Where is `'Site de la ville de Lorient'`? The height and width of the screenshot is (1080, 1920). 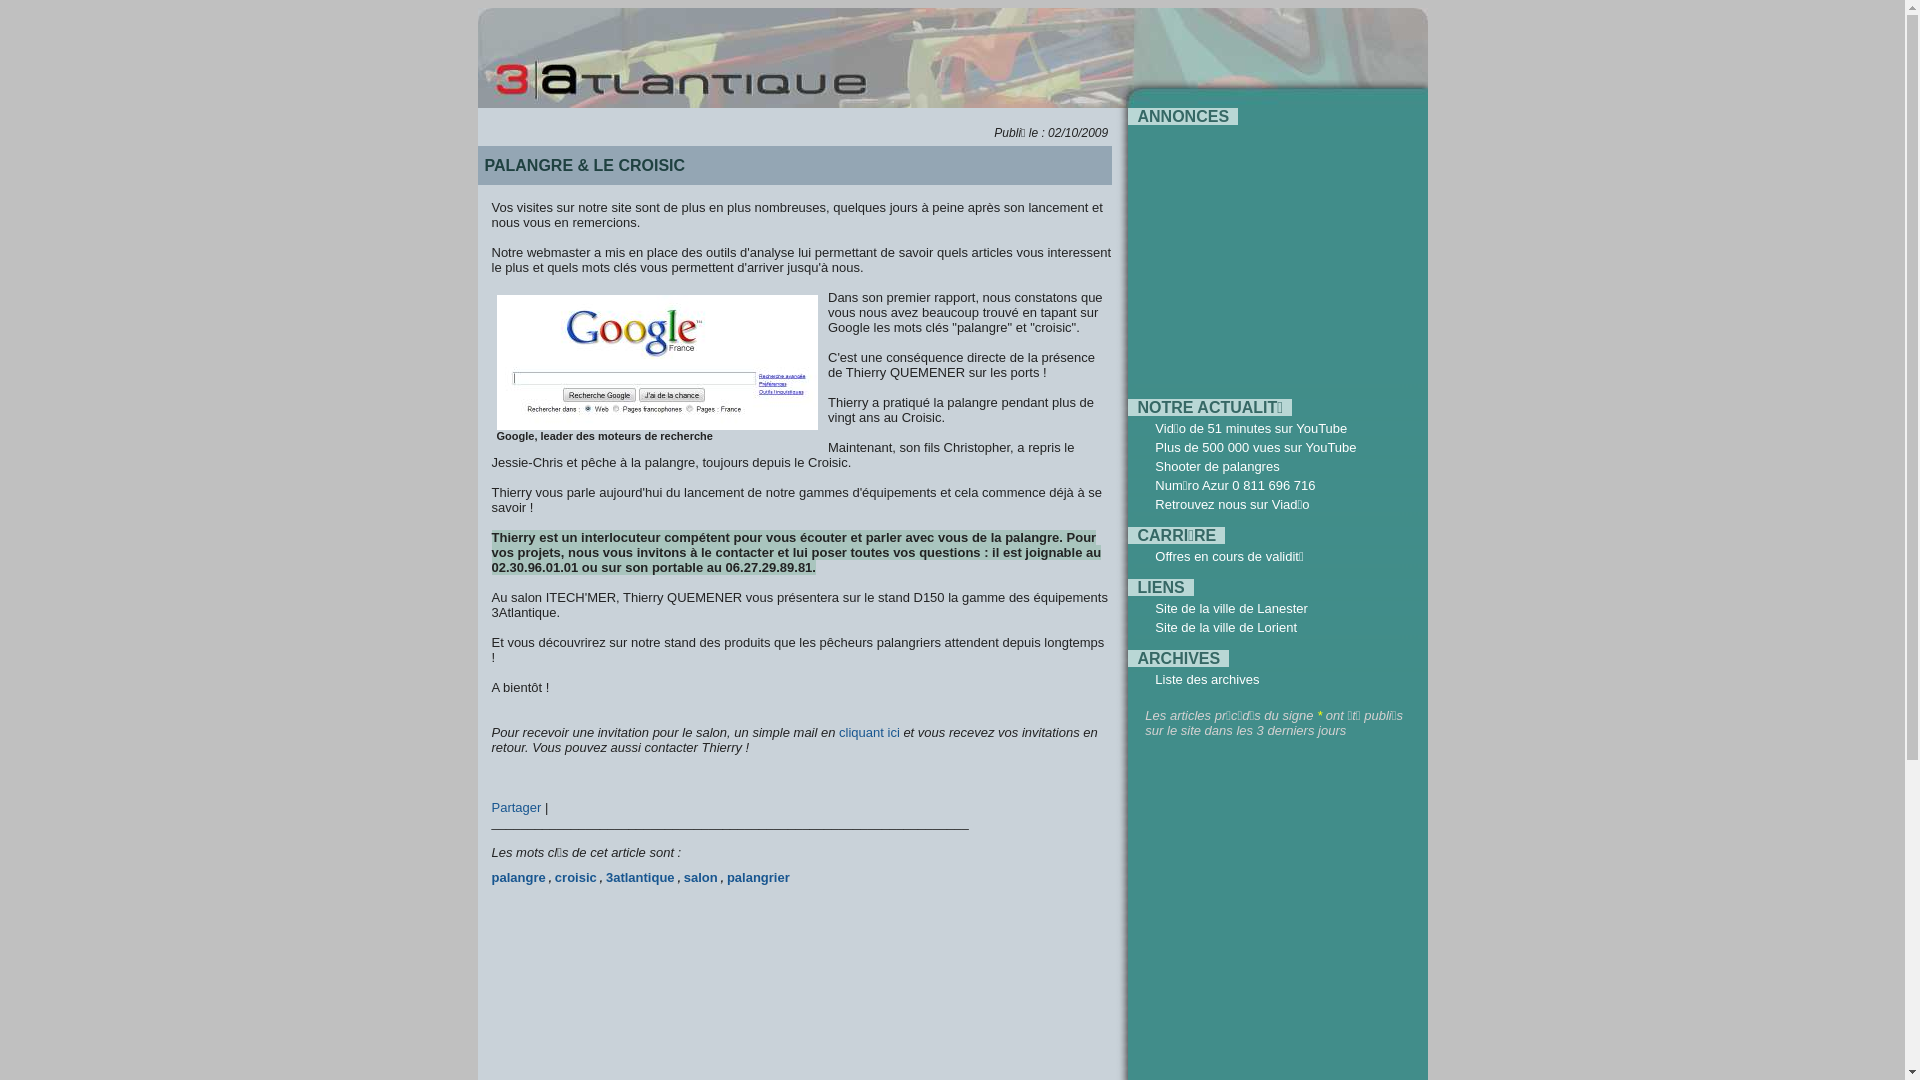
'Site de la ville de Lorient' is located at coordinates (1155, 626).